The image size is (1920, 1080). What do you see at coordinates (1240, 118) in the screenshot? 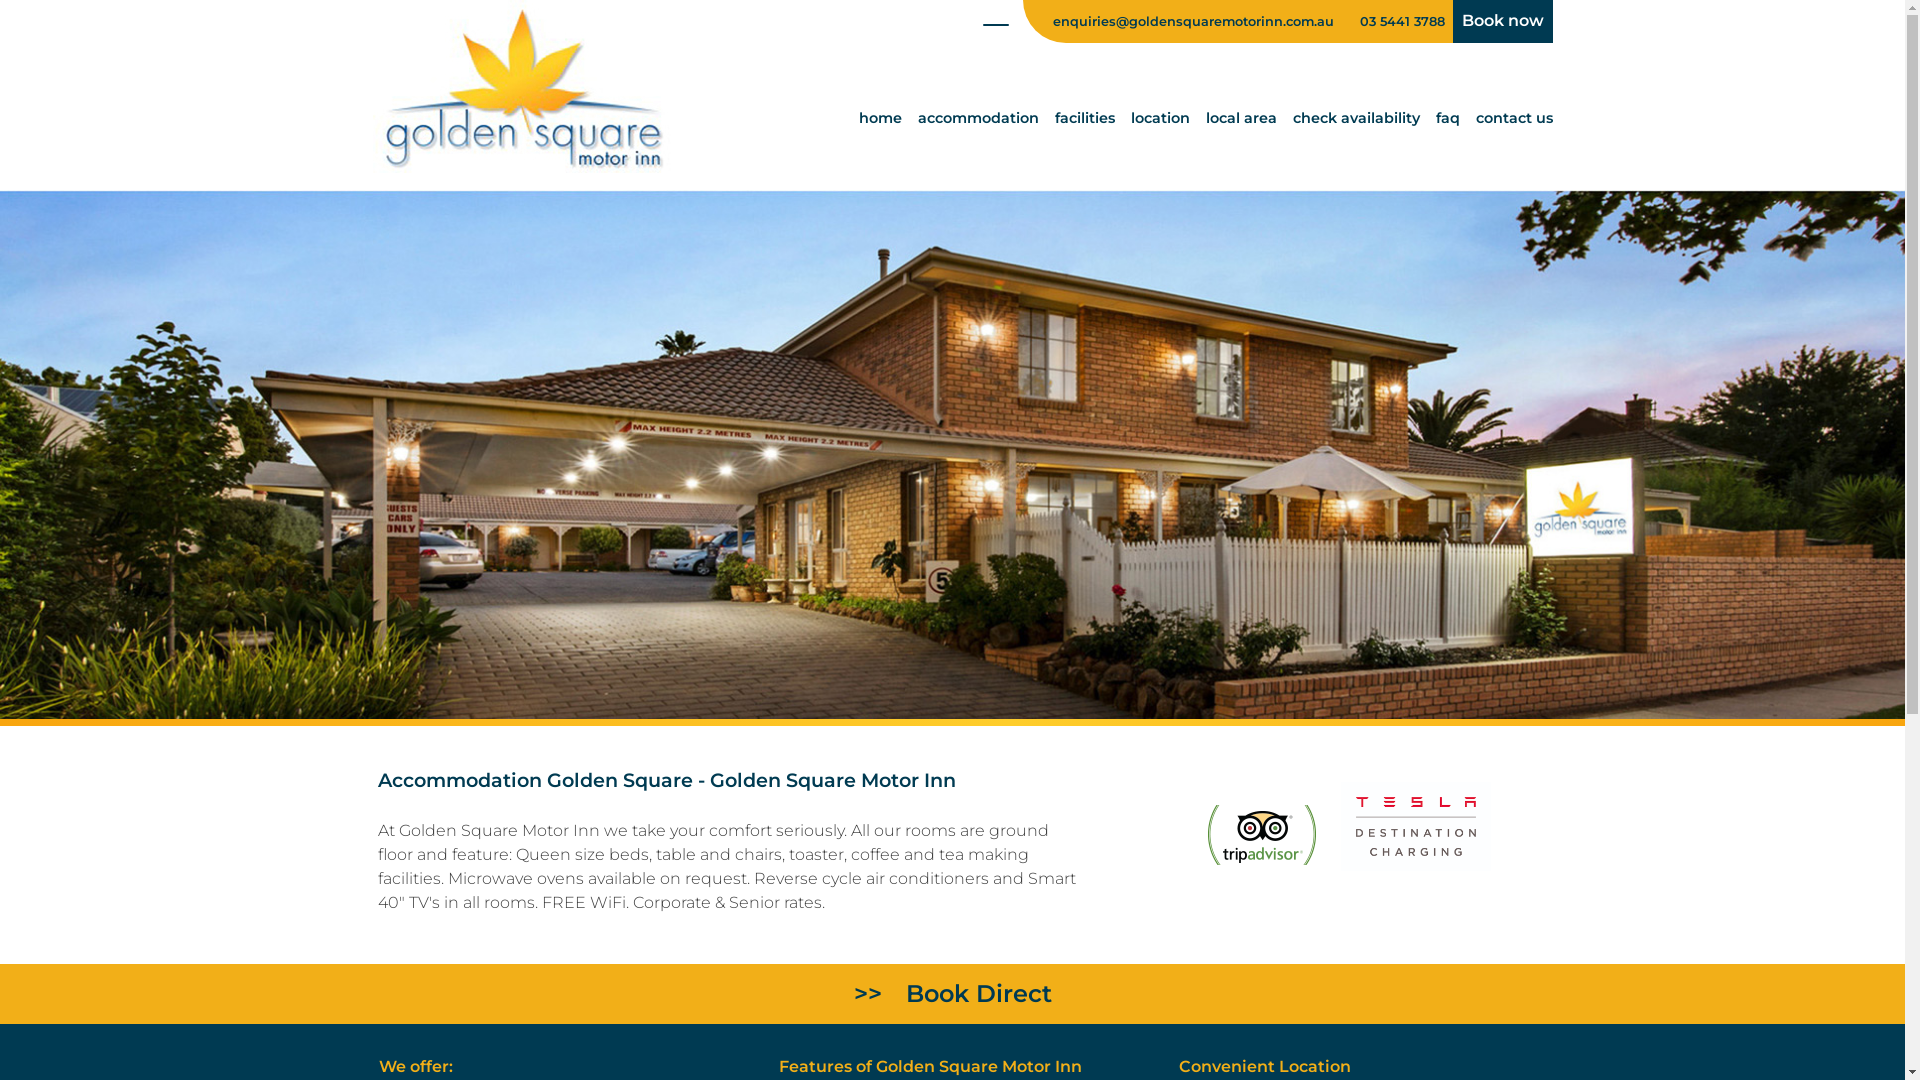
I see `'local area'` at bounding box center [1240, 118].